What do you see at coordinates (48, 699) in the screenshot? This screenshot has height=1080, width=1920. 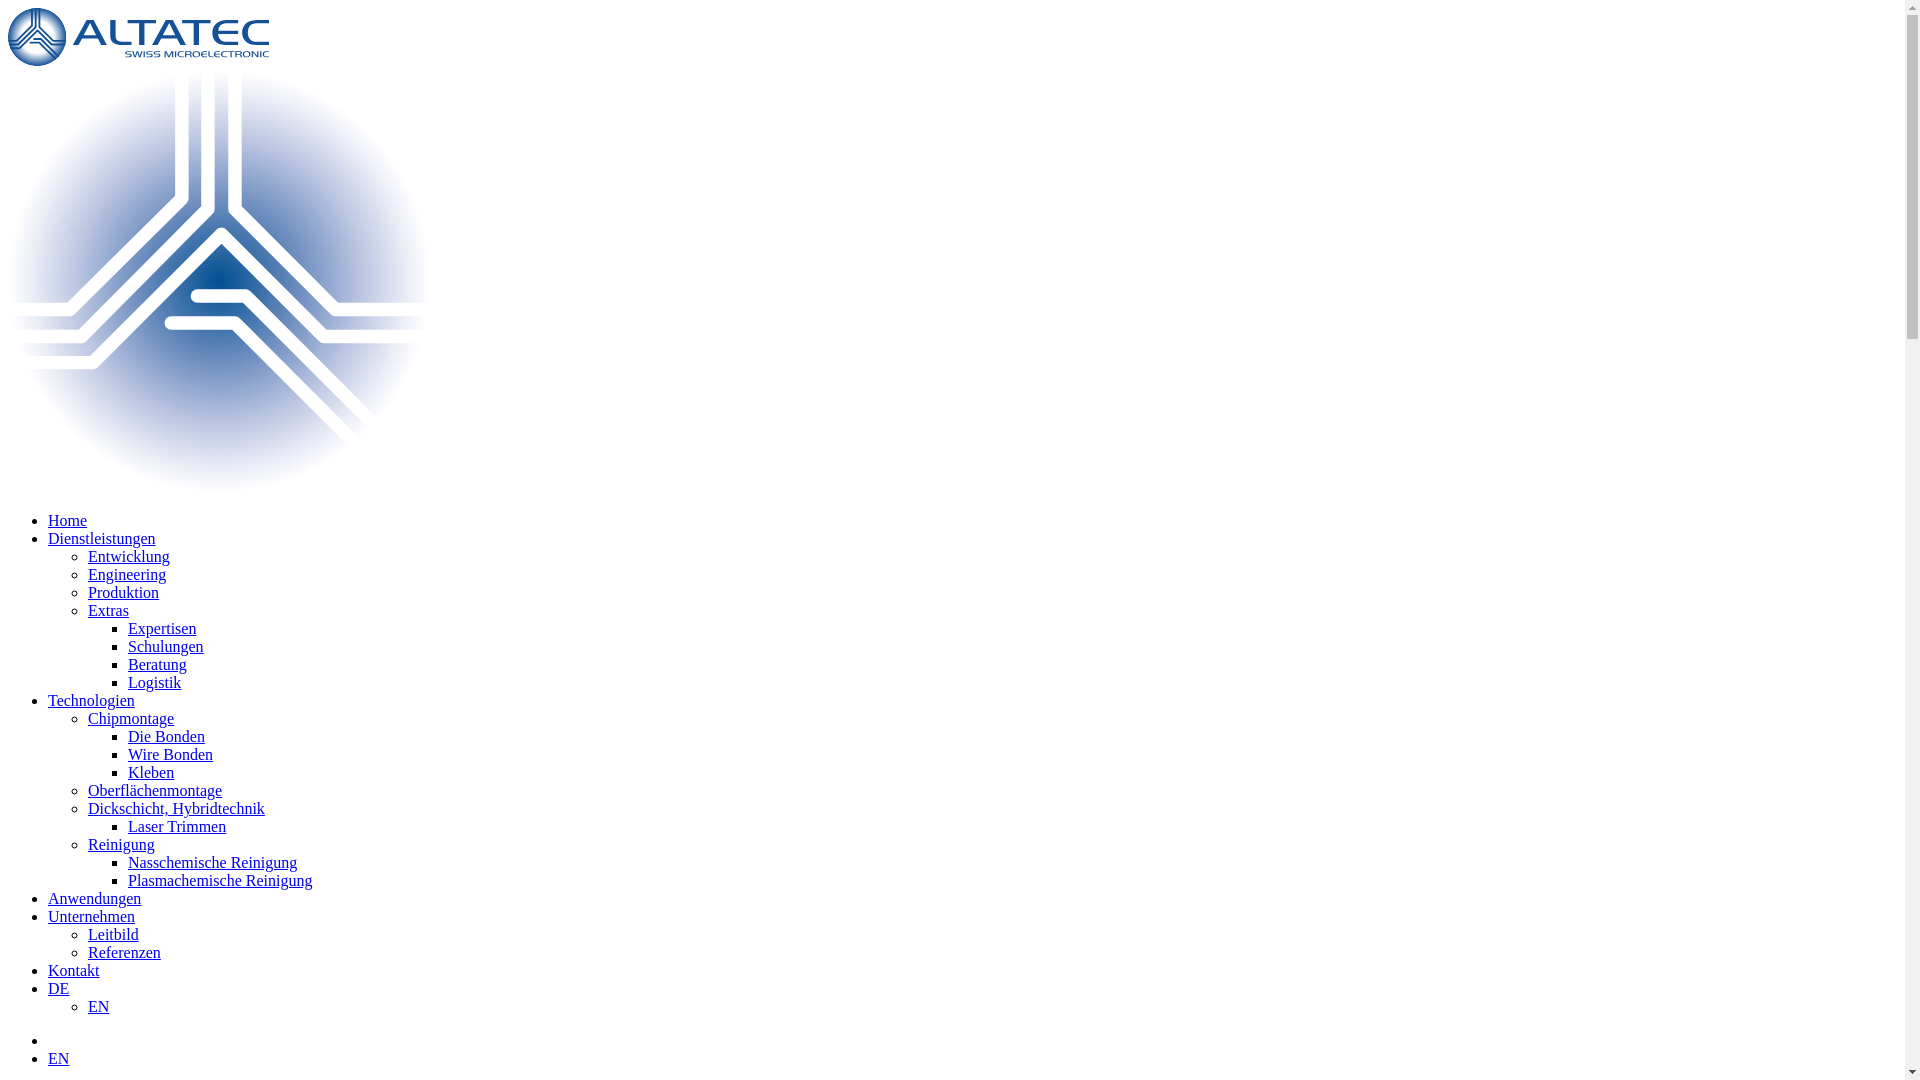 I see `'Technologien'` at bounding box center [48, 699].